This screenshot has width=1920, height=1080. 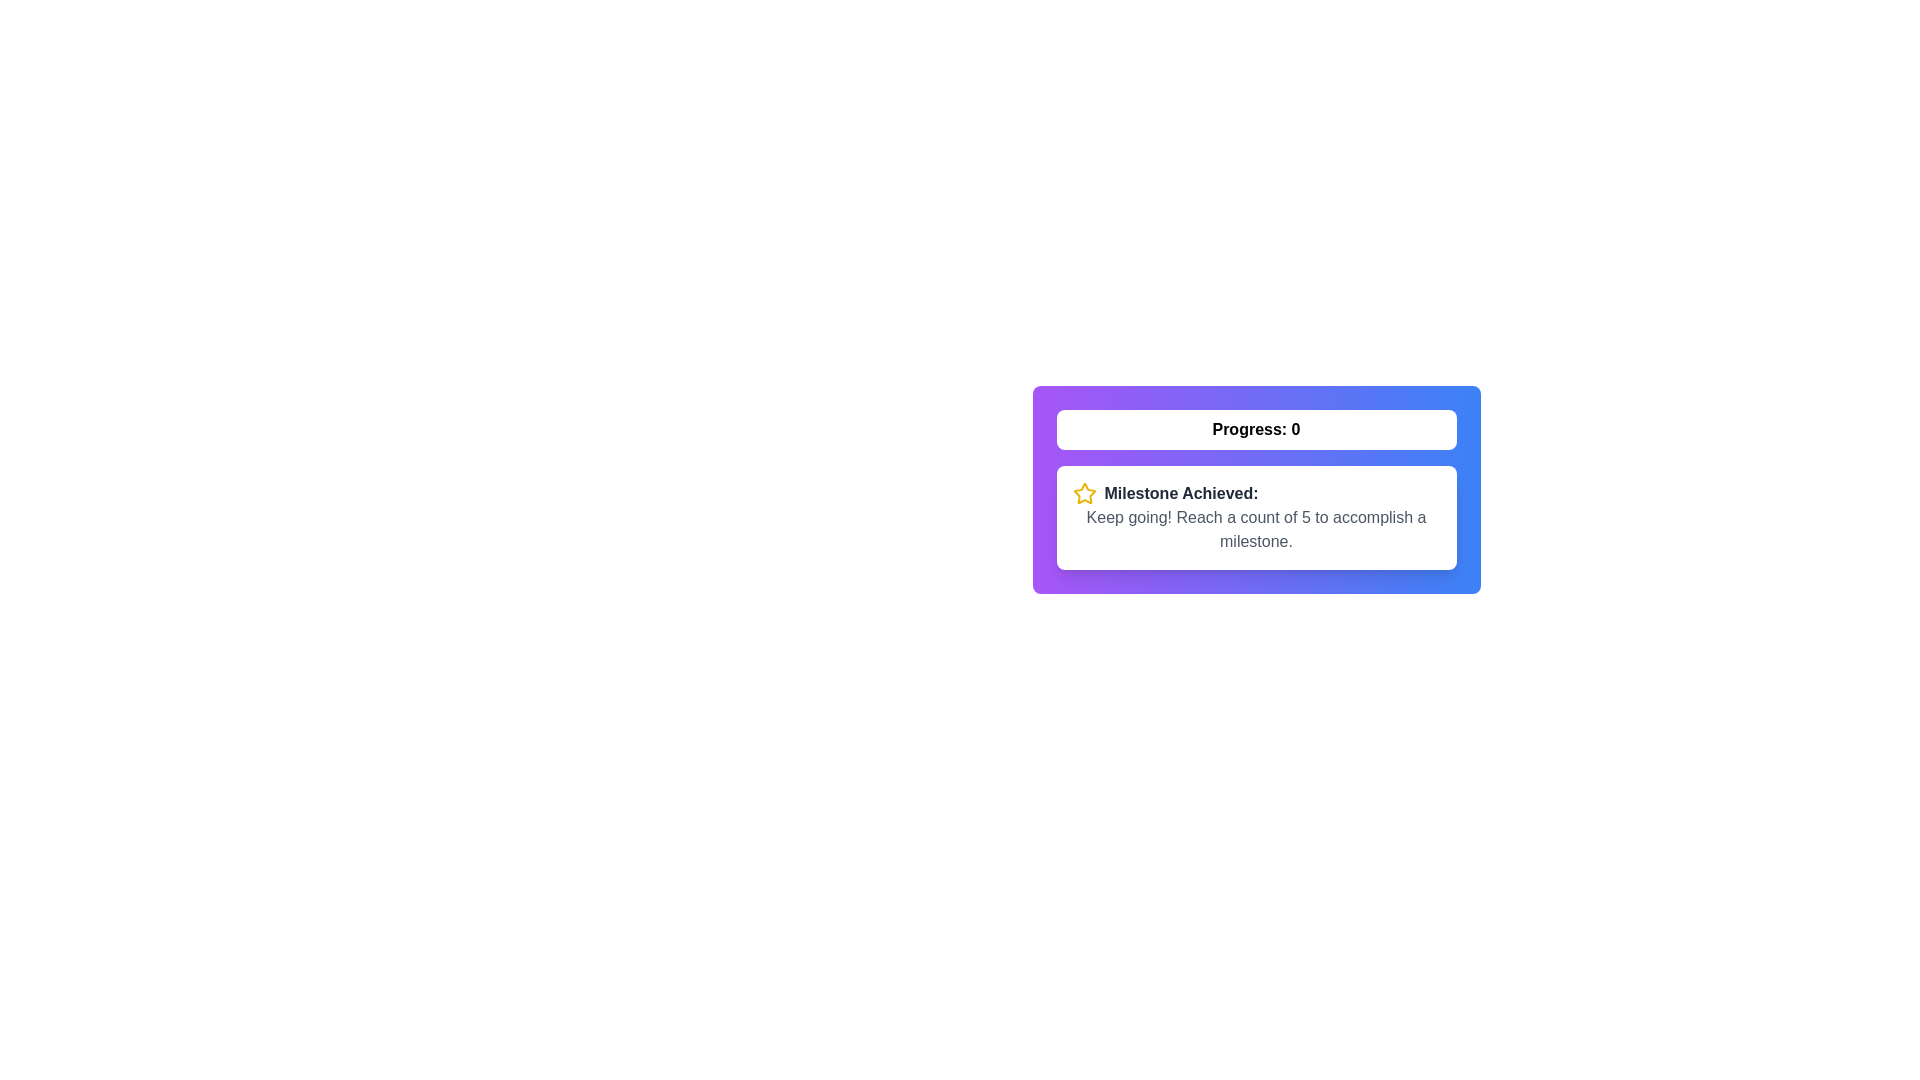 What do you see at coordinates (1083, 493) in the screenshot?
I see `the display of the yellow star icon that signifies importance, located at the leftmost position of the 'Milestone Achieved:' text group` at bounding box center [1083, 493].